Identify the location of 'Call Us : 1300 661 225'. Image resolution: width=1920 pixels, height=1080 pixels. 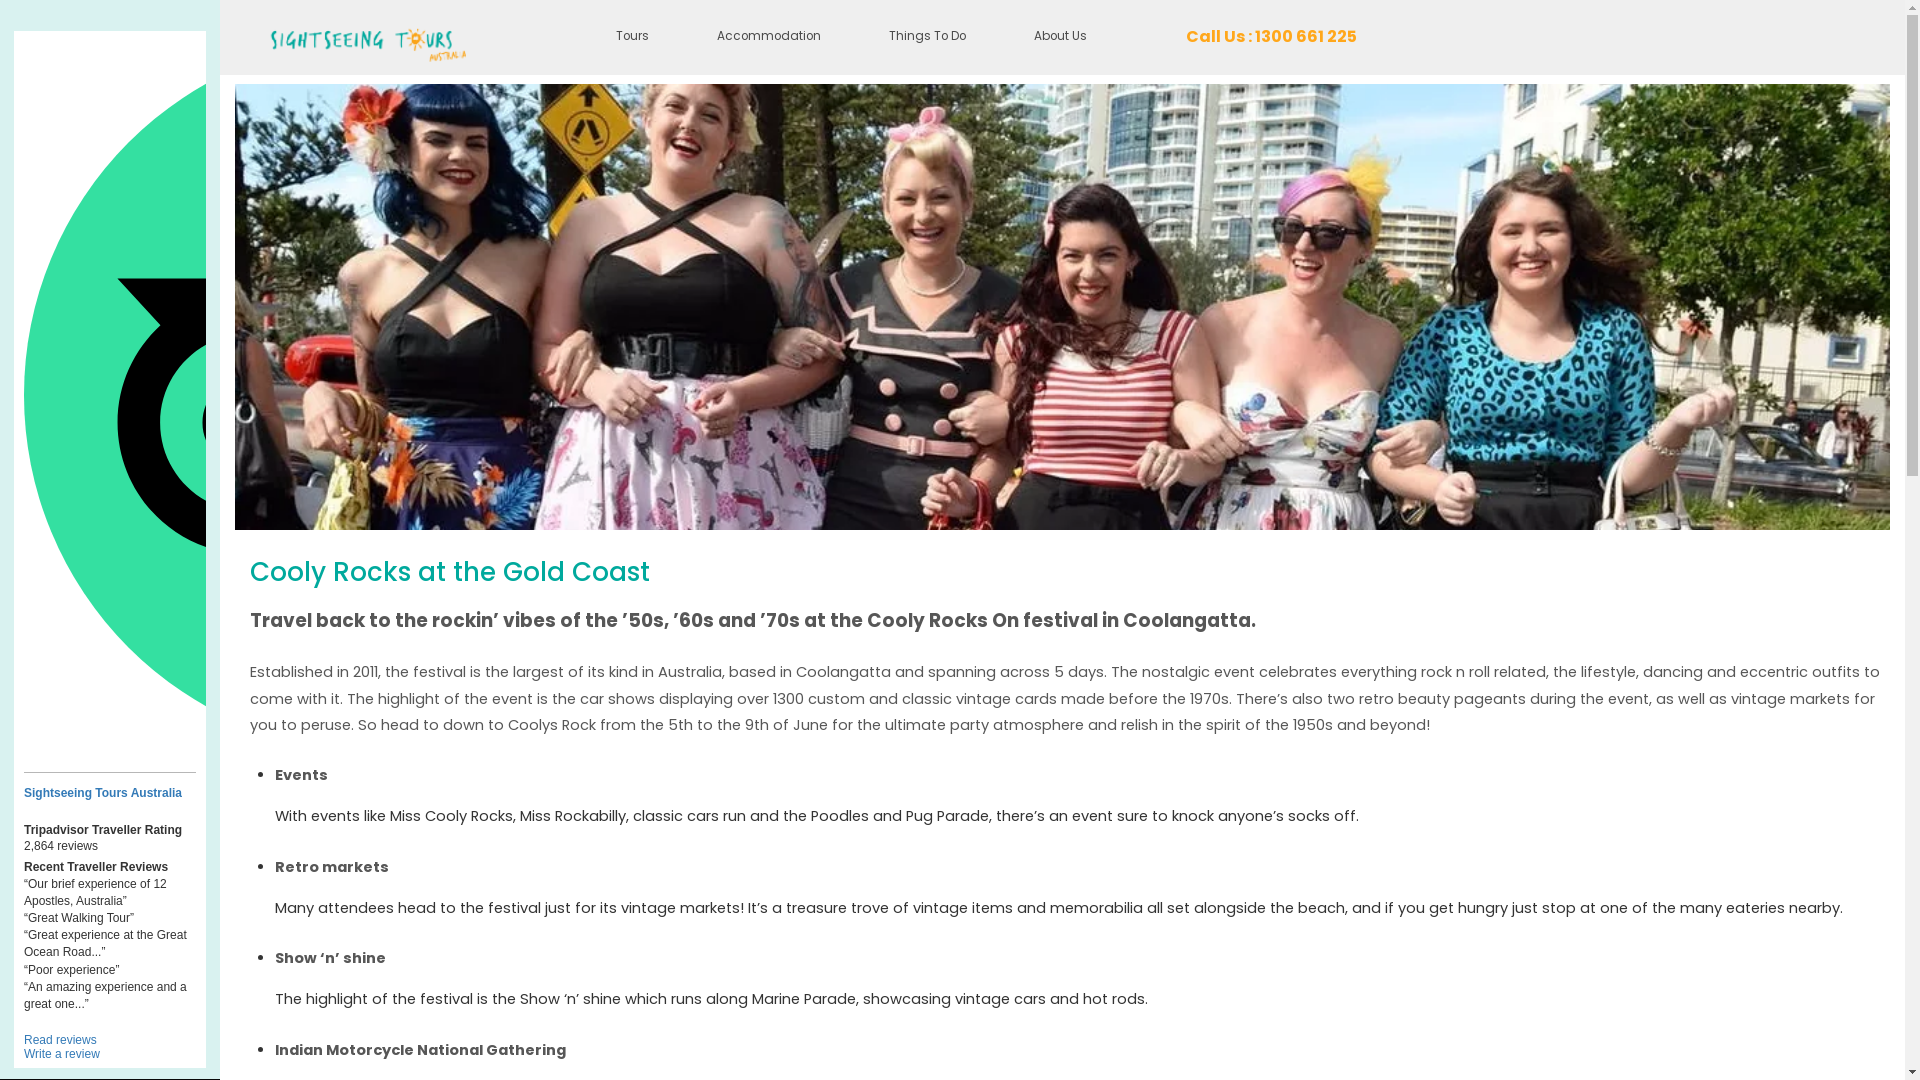
(1270, 37).